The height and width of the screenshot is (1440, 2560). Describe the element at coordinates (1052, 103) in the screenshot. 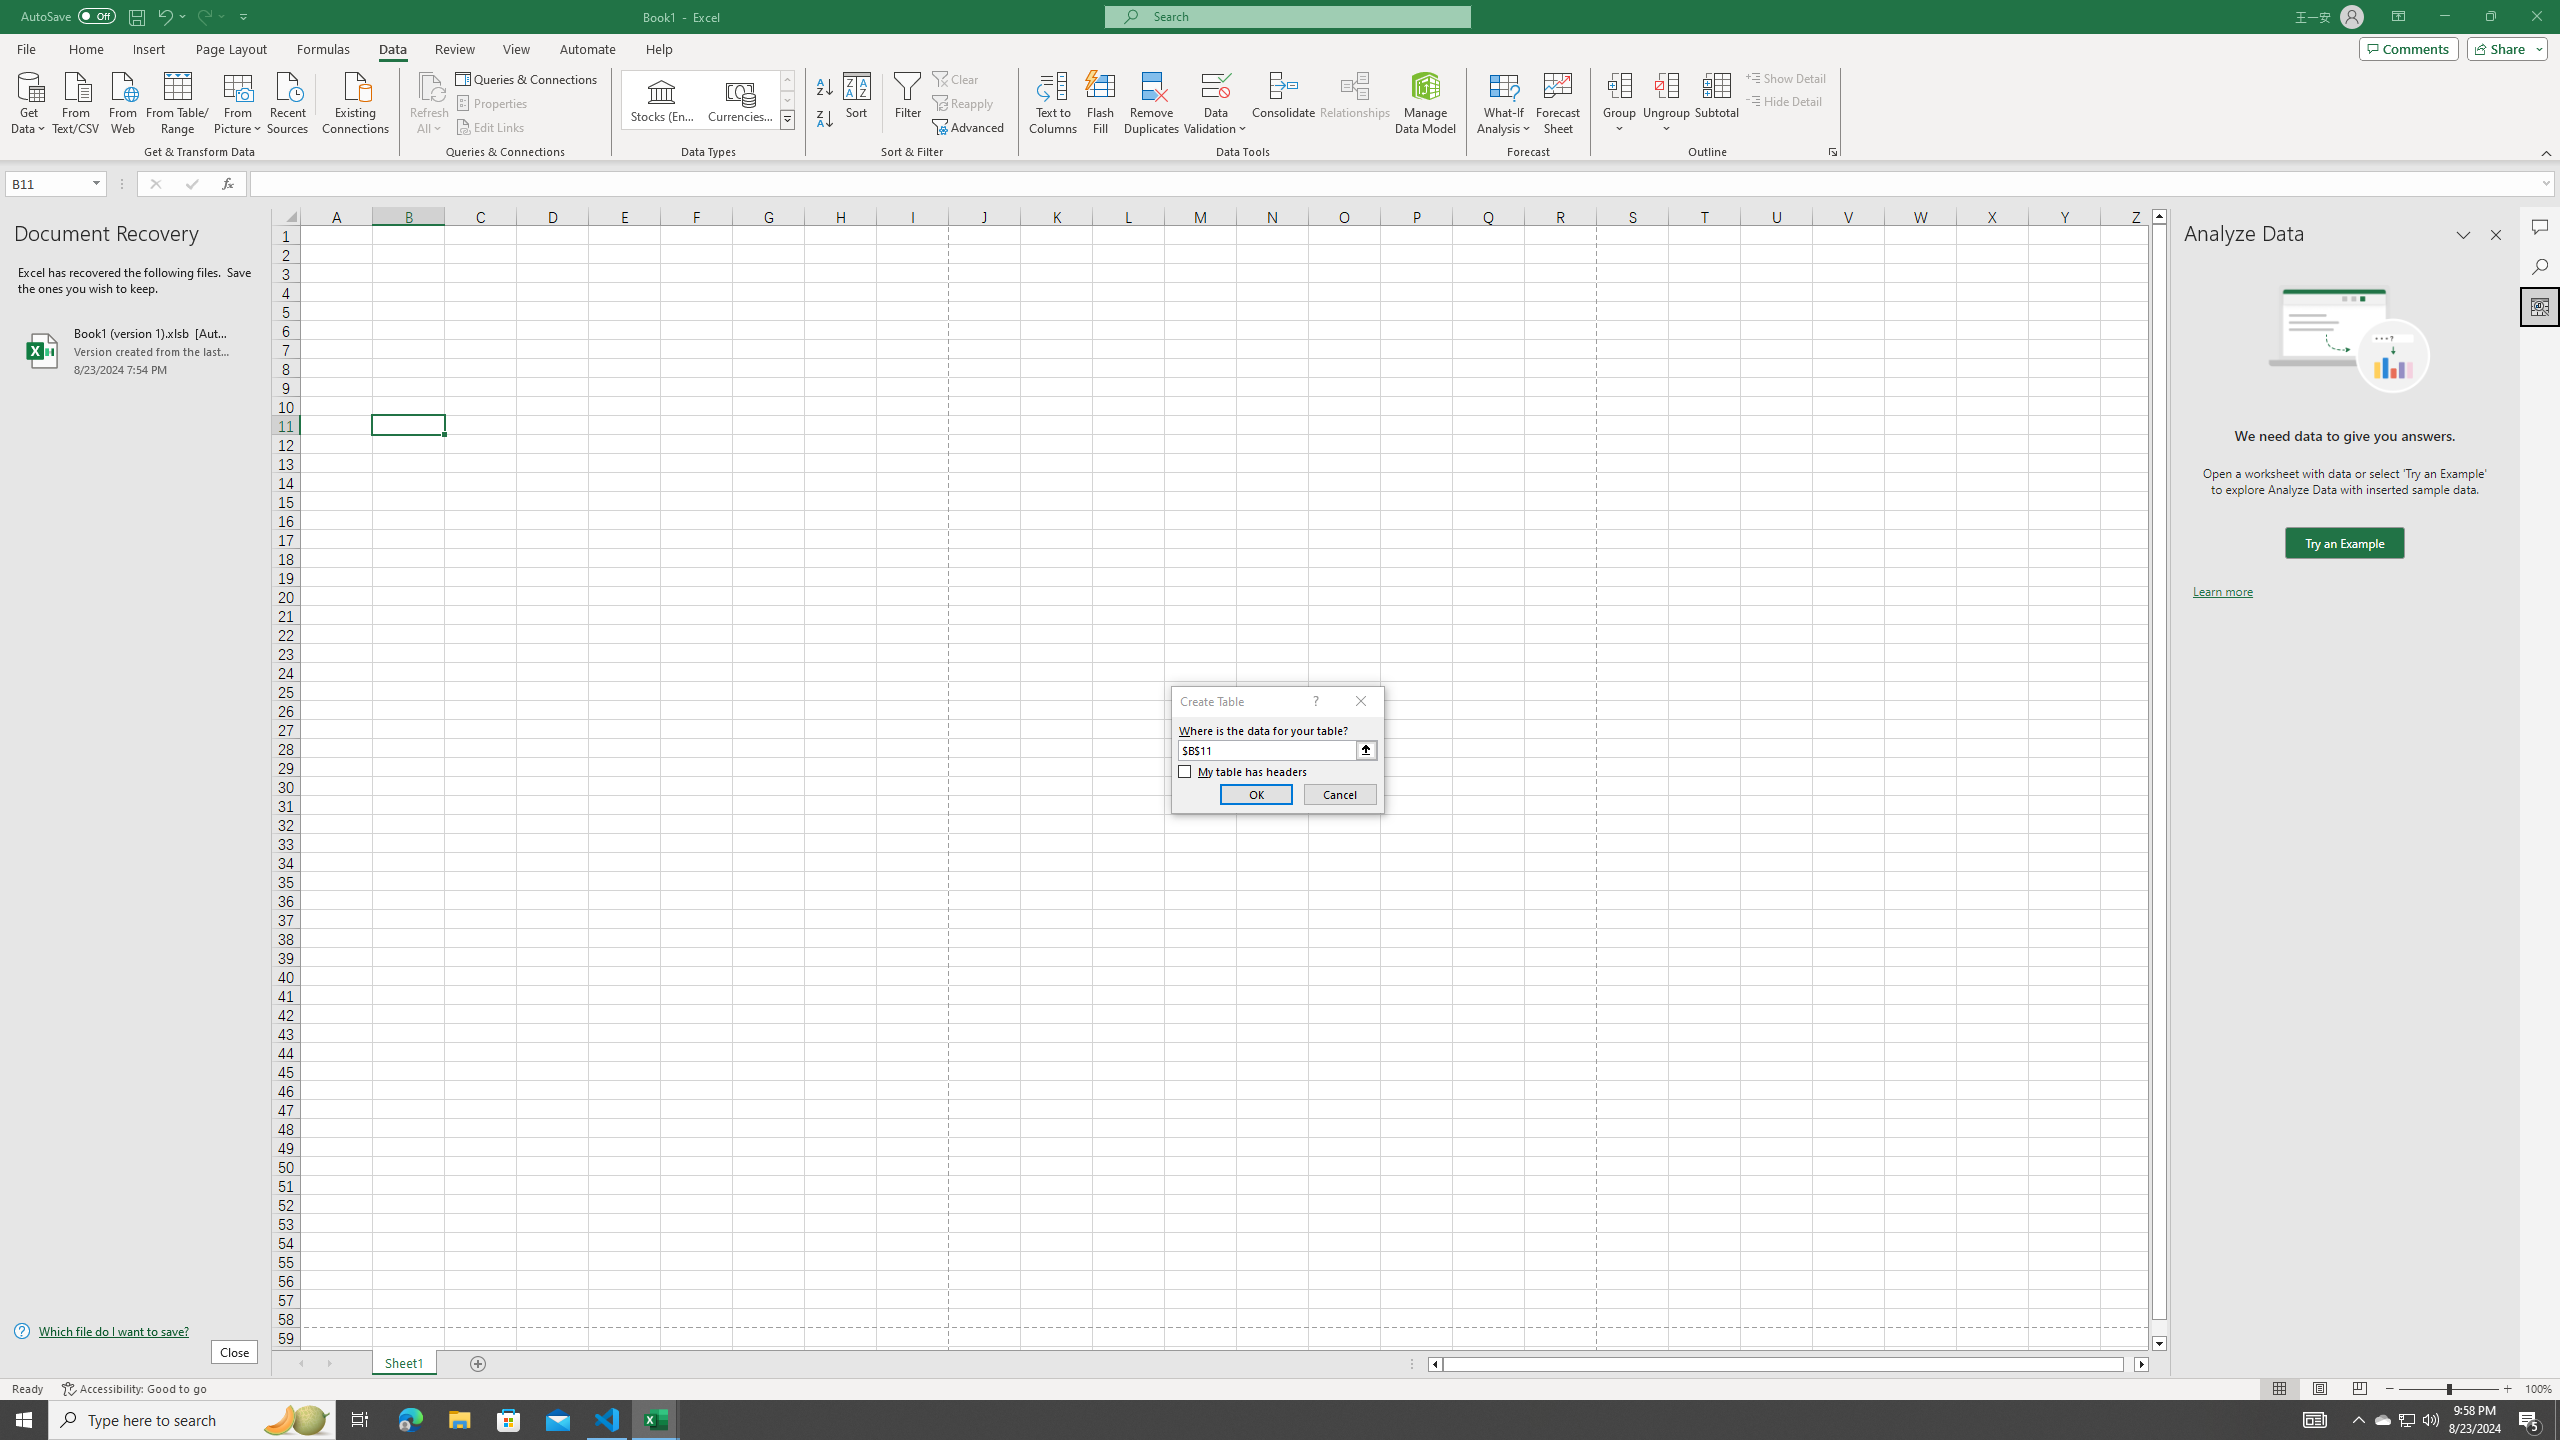

I see `'Text to Columns...'` at that location.